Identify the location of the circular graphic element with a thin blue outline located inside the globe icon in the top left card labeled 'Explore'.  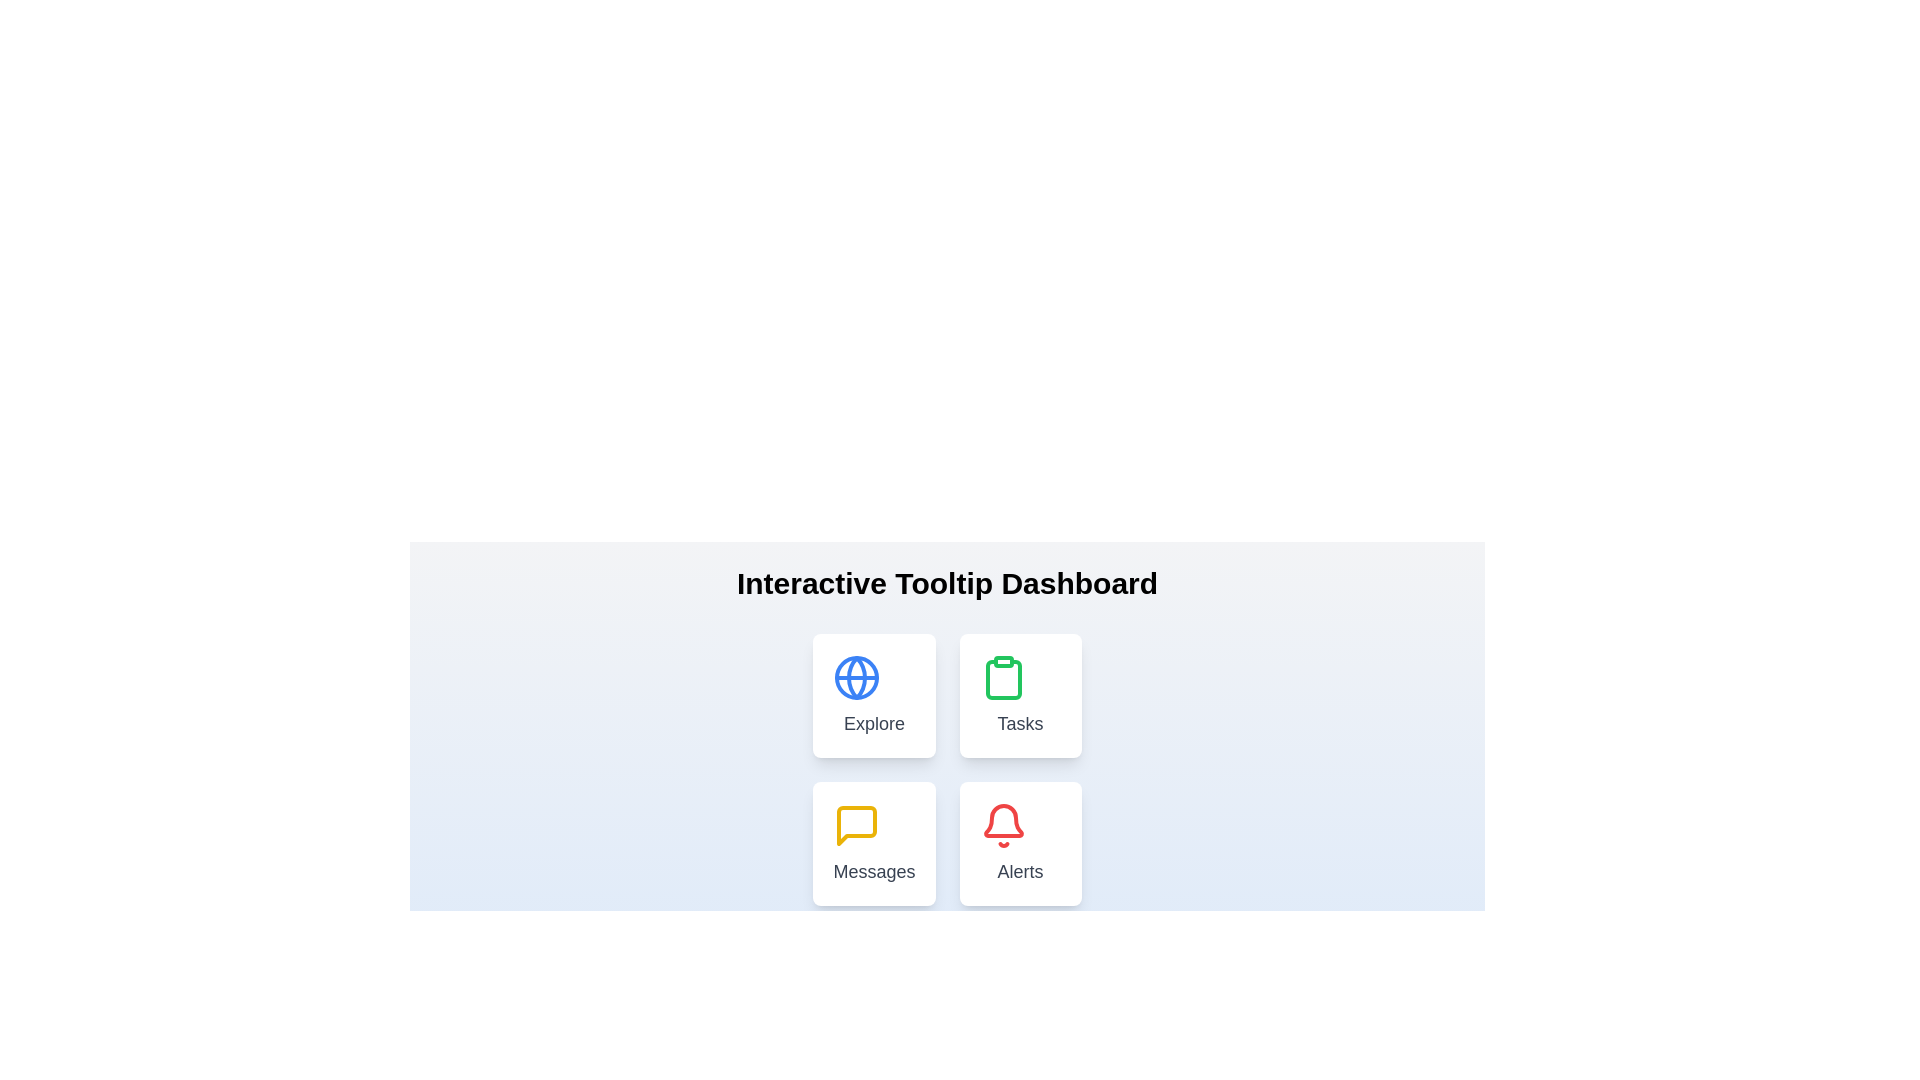
(857, 677).